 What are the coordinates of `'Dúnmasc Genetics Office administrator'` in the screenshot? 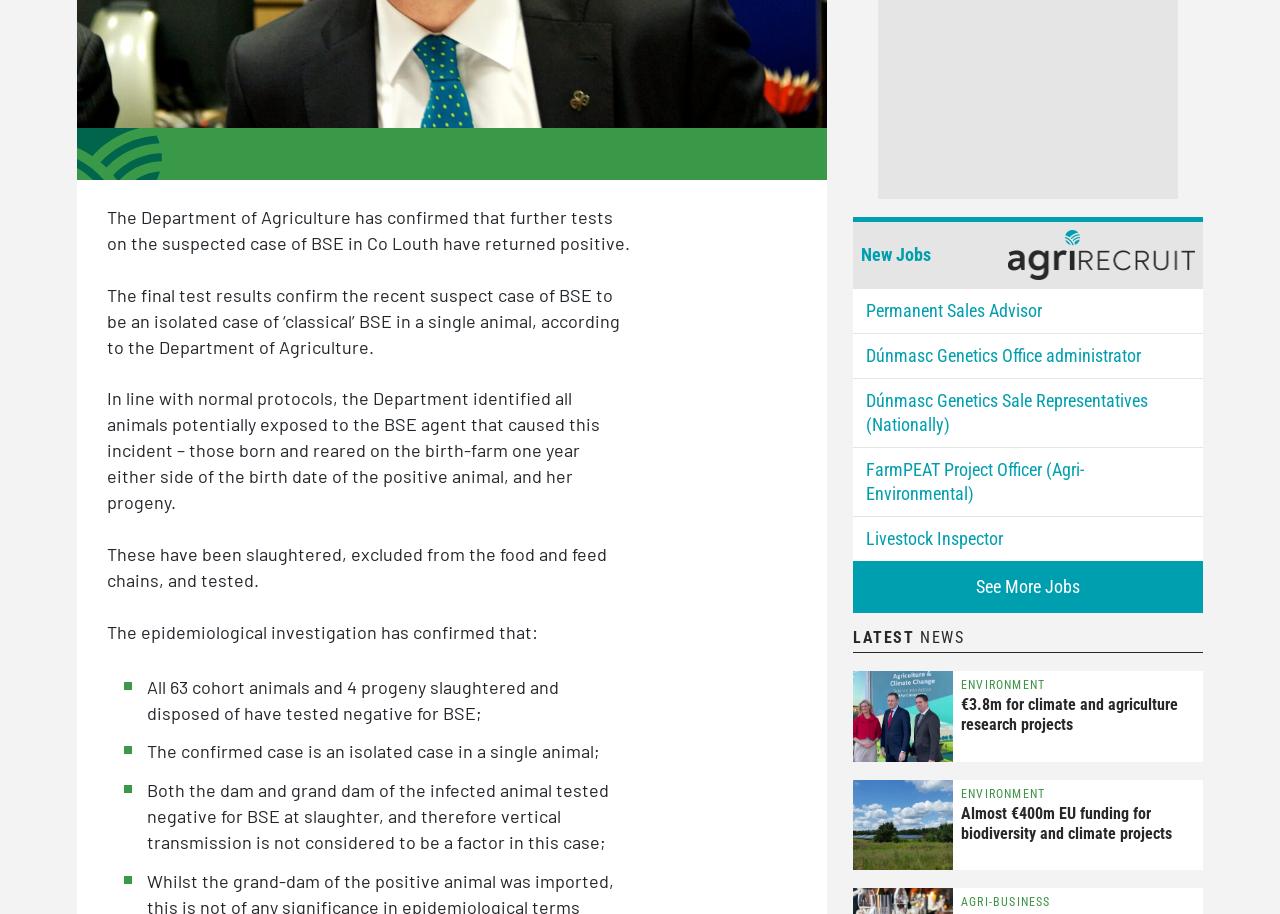 It's located at (866, 353).